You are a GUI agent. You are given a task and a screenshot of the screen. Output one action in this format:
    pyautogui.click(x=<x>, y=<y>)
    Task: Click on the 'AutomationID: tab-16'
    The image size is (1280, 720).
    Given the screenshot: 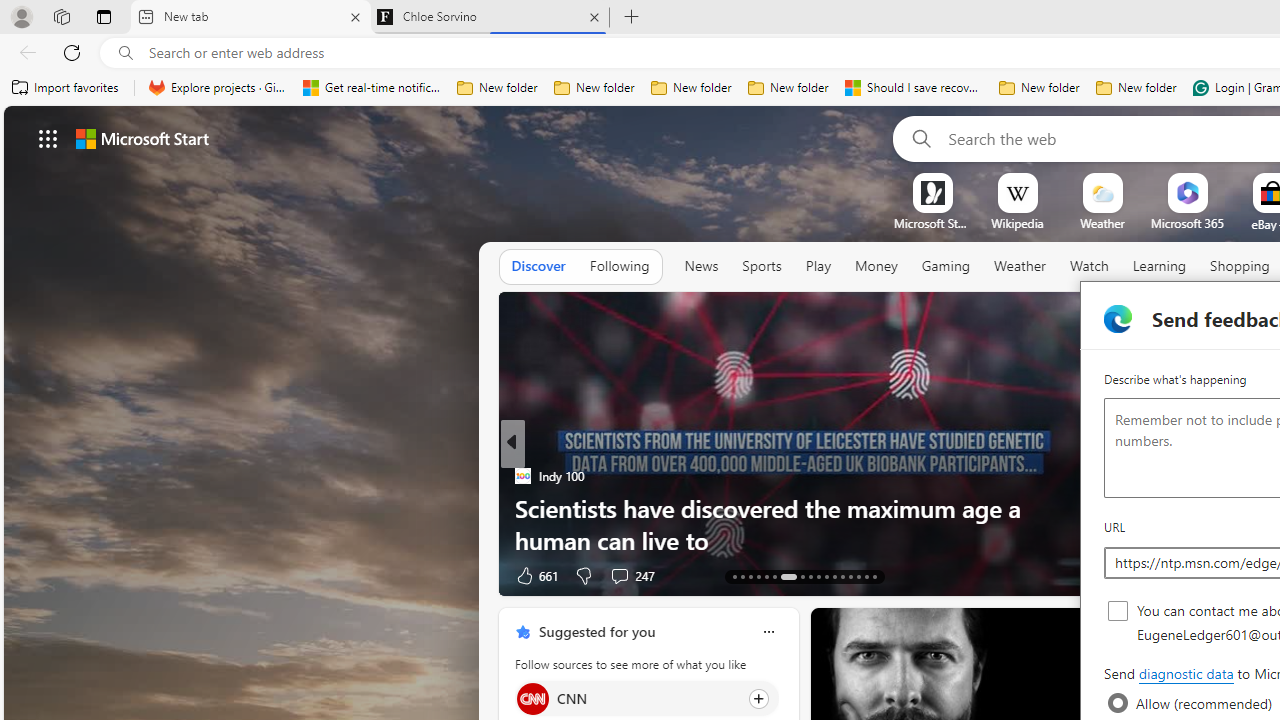 What is the action you would take?
    pyautogui.click(x=757, y=577)
    